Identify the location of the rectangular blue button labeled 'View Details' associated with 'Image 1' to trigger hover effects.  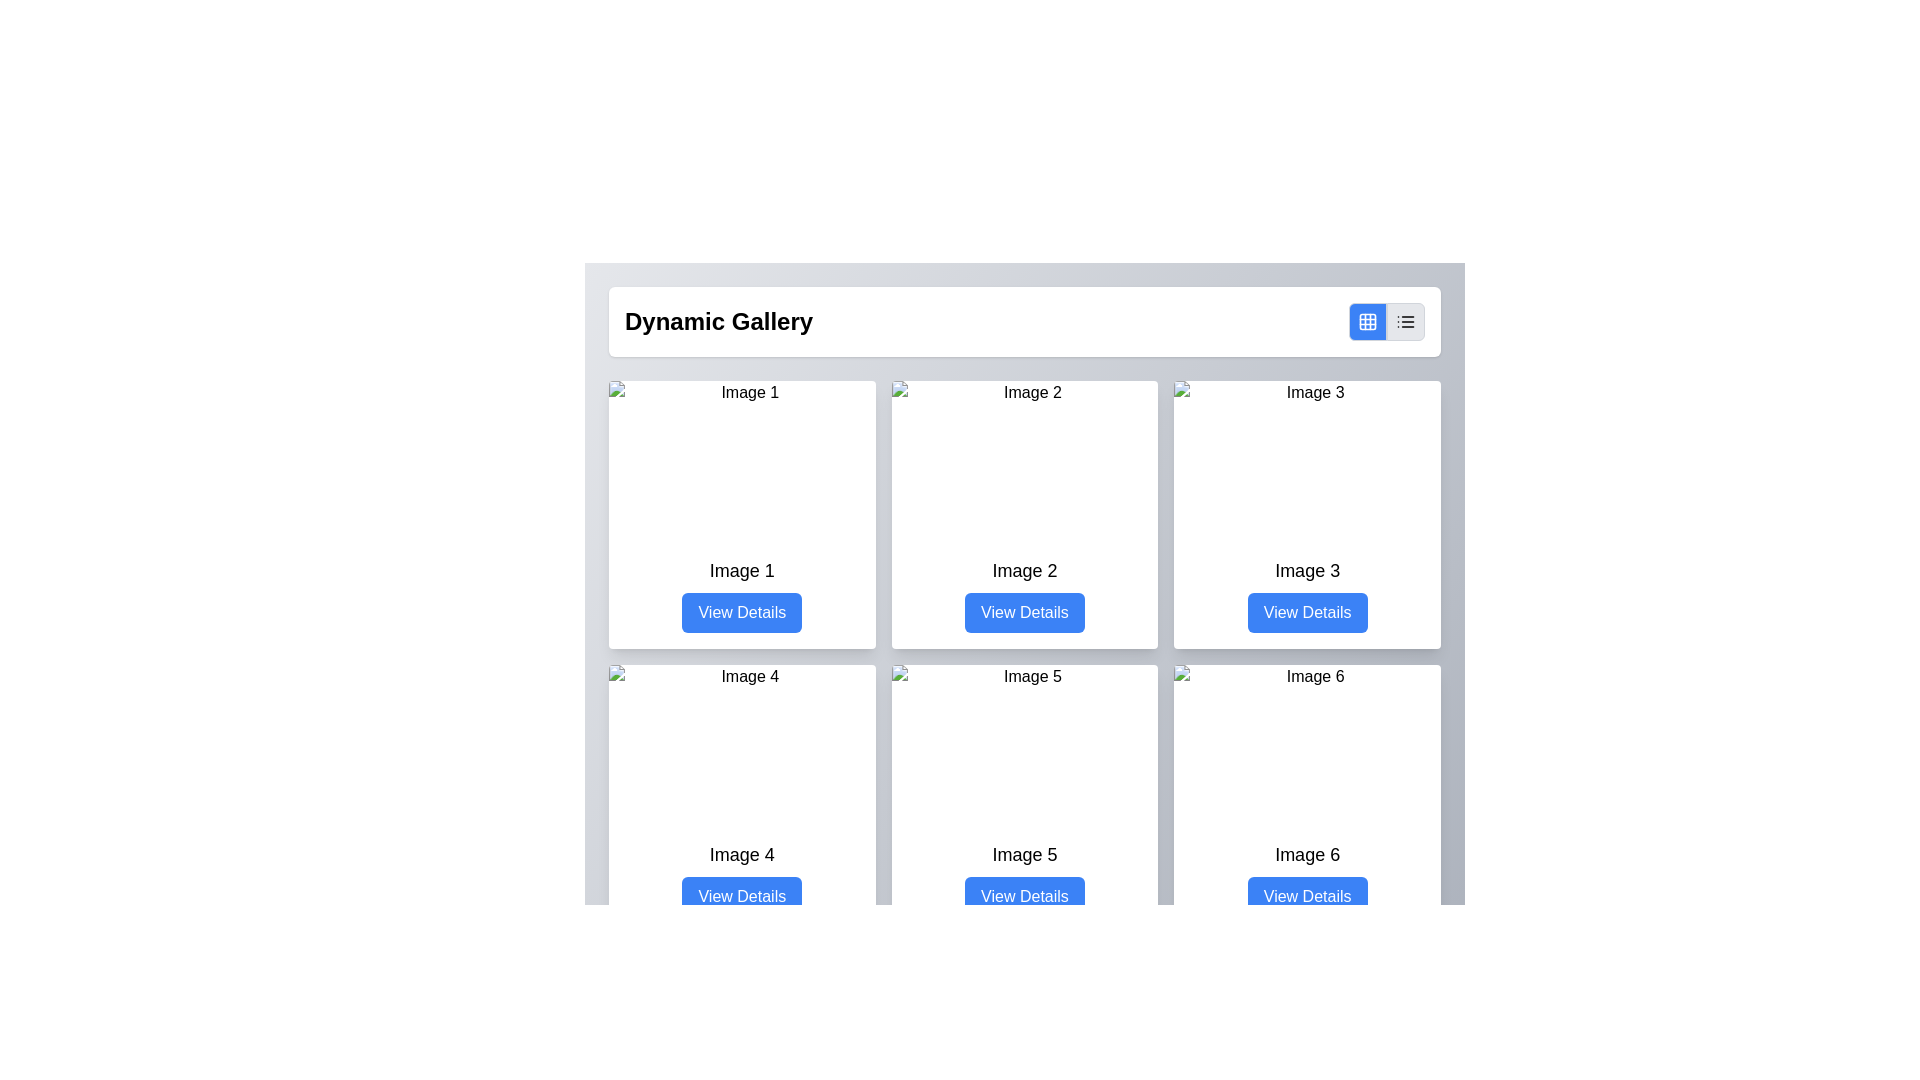
(741, 612).